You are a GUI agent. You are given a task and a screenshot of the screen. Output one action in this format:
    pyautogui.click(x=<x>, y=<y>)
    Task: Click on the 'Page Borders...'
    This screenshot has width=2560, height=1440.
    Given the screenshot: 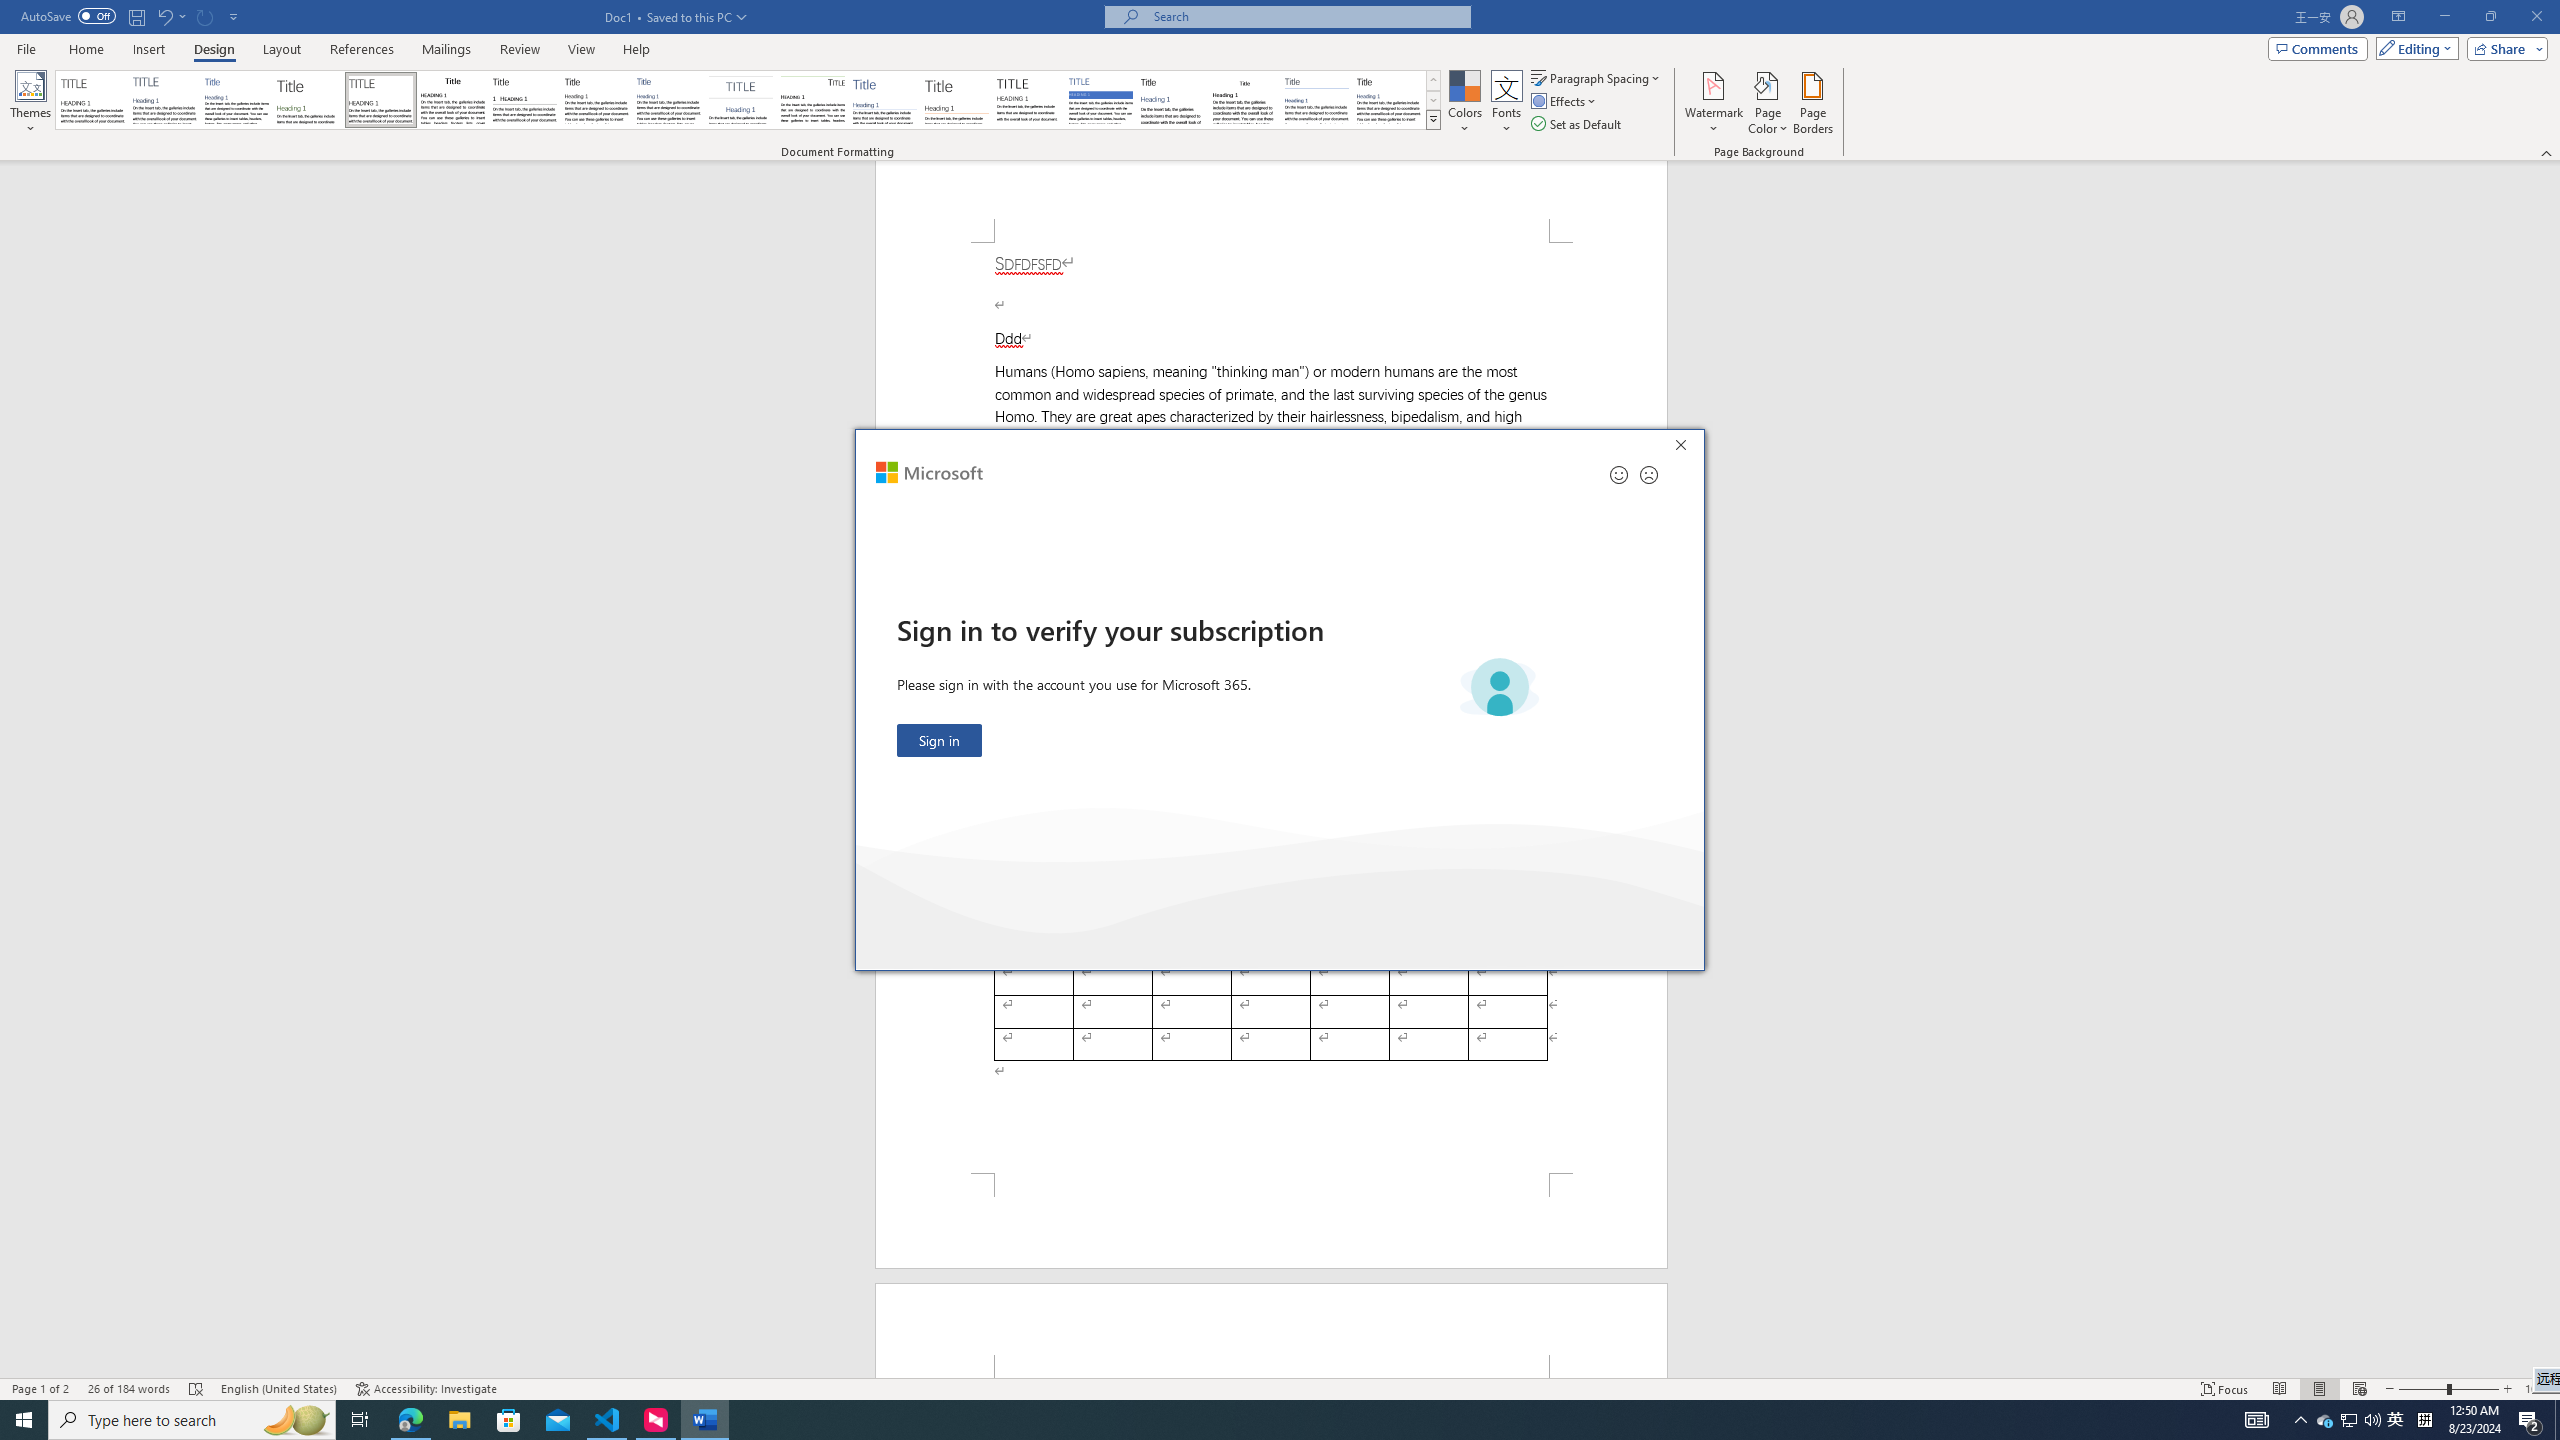 What is the action you would take?
    pyautogui.click(x=1813, y=103)
    